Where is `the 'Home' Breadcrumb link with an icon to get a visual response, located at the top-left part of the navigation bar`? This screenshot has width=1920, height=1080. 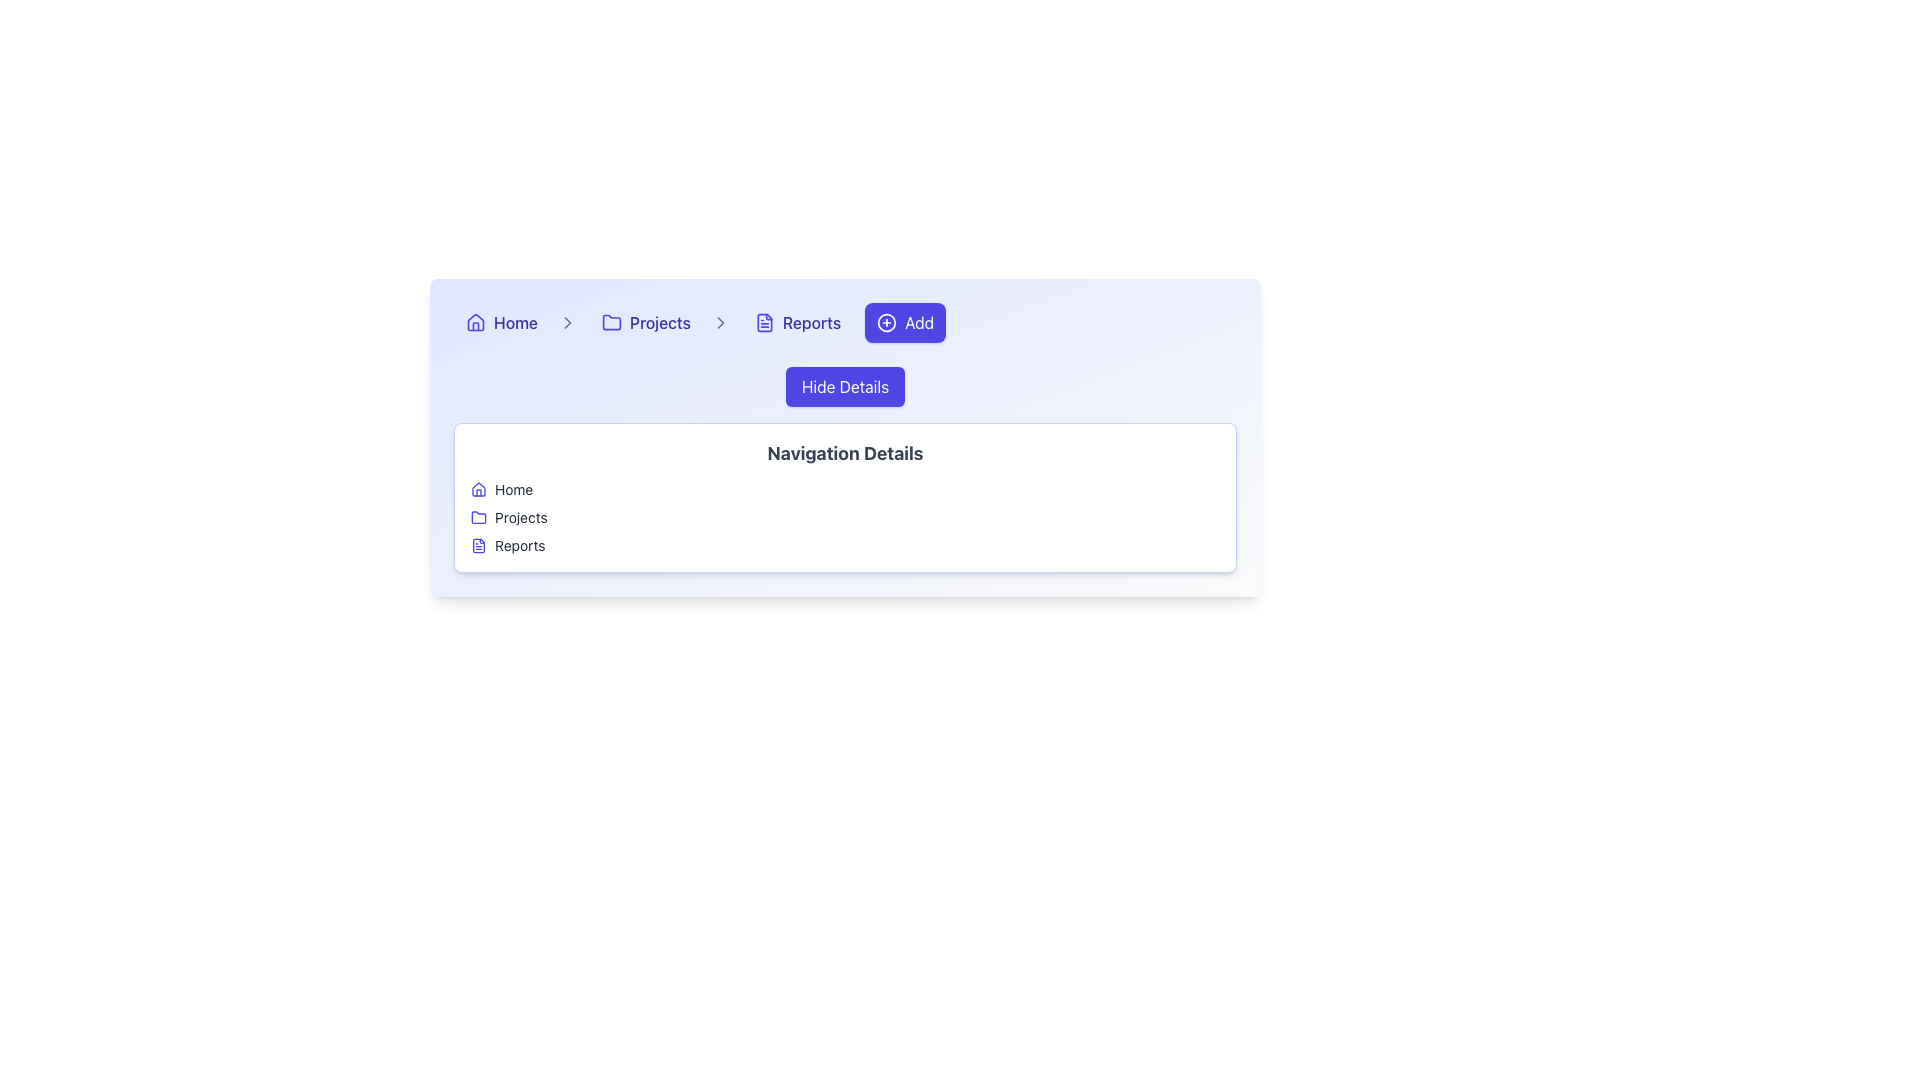
the 'Home' Breadcrumb link with an icon to get a visual response, located at the top-left part of the navigation bar is located at coordinates (502, 322).